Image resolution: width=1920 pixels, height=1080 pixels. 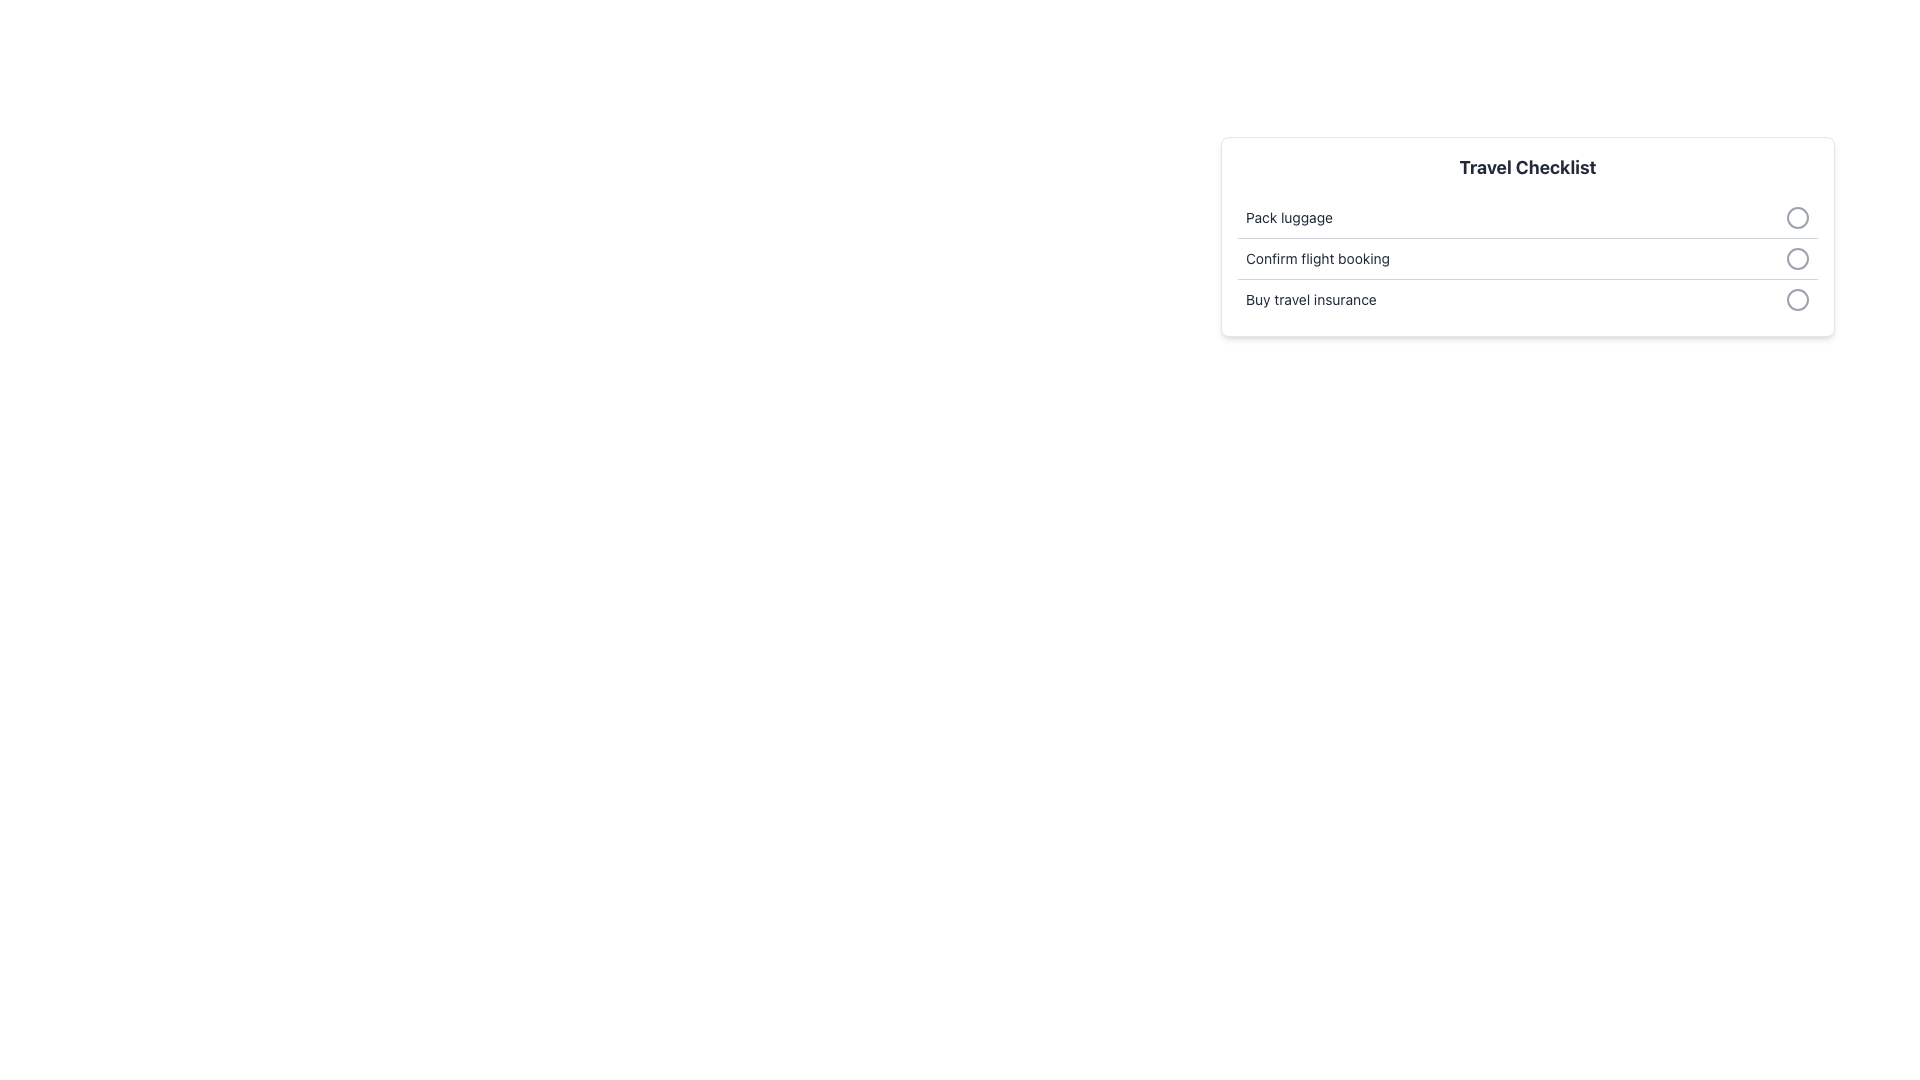 What do you see at coordinates (1798, 257) in the screenshot?
I see `the radio button for 'Confirm flight booking' located to the right of its label in the second item of the 'Travel Checklist'` at bounding box center [1798, 257].